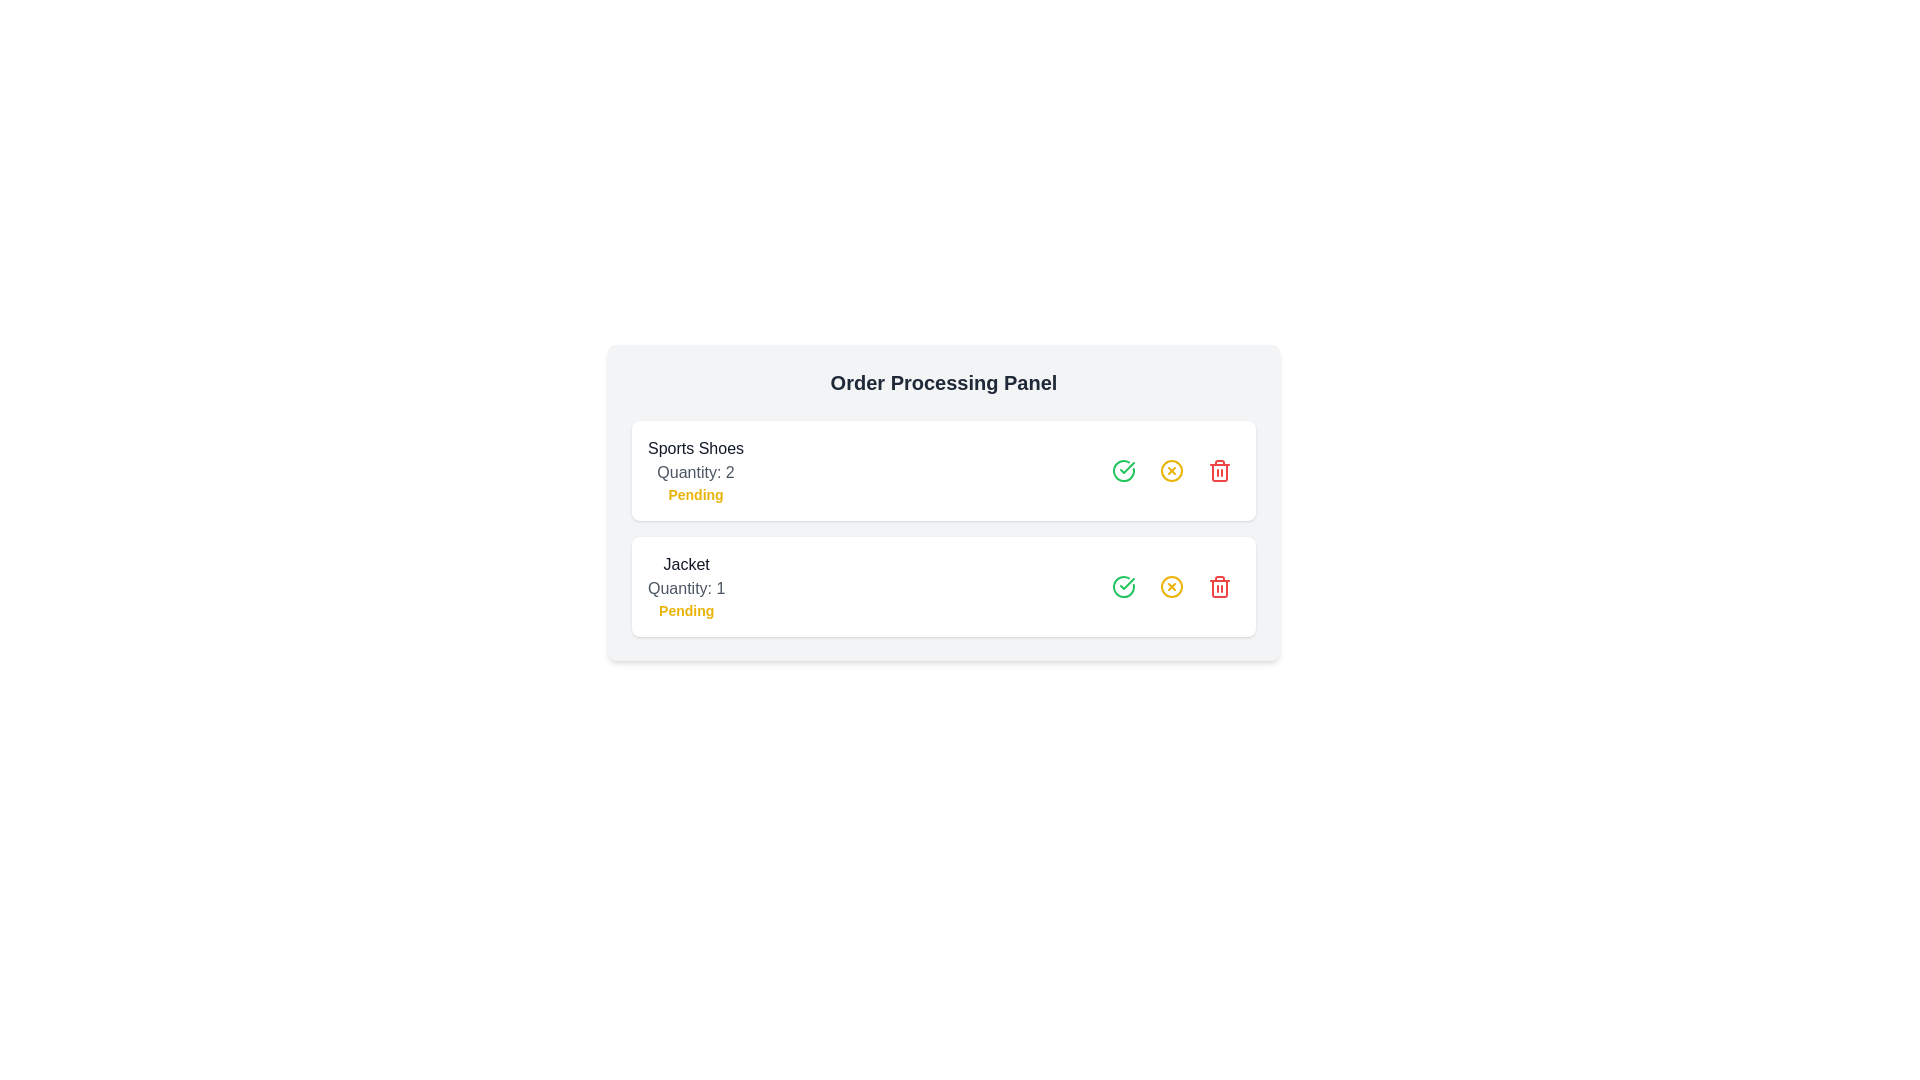 This screenshot has width=1920, height=1080. Describe the element at coordinates (1123, 470) in the screenshot. I see `the confirmation button located to the left of the 'Sports Shoes' item entry to change its shade` at that location.